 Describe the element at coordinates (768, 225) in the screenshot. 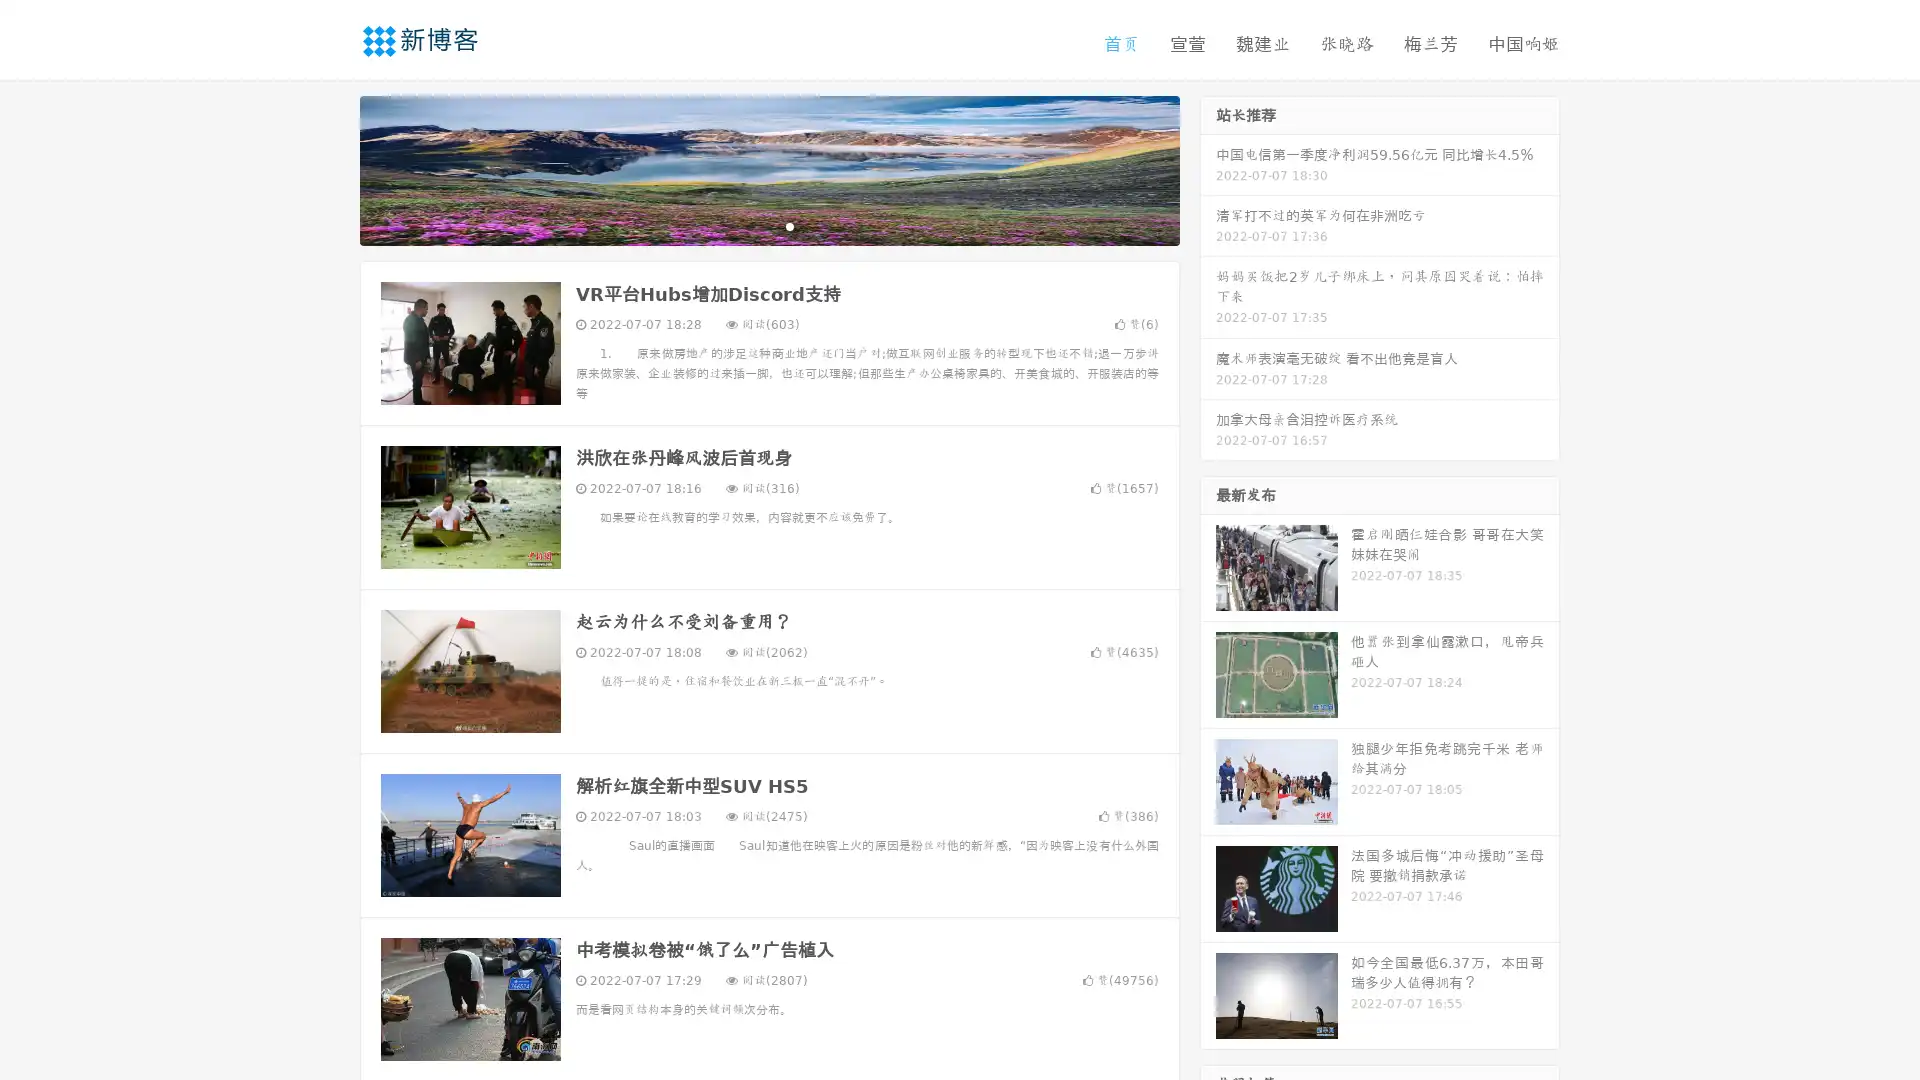

I see `Go to slide 2` at that location.